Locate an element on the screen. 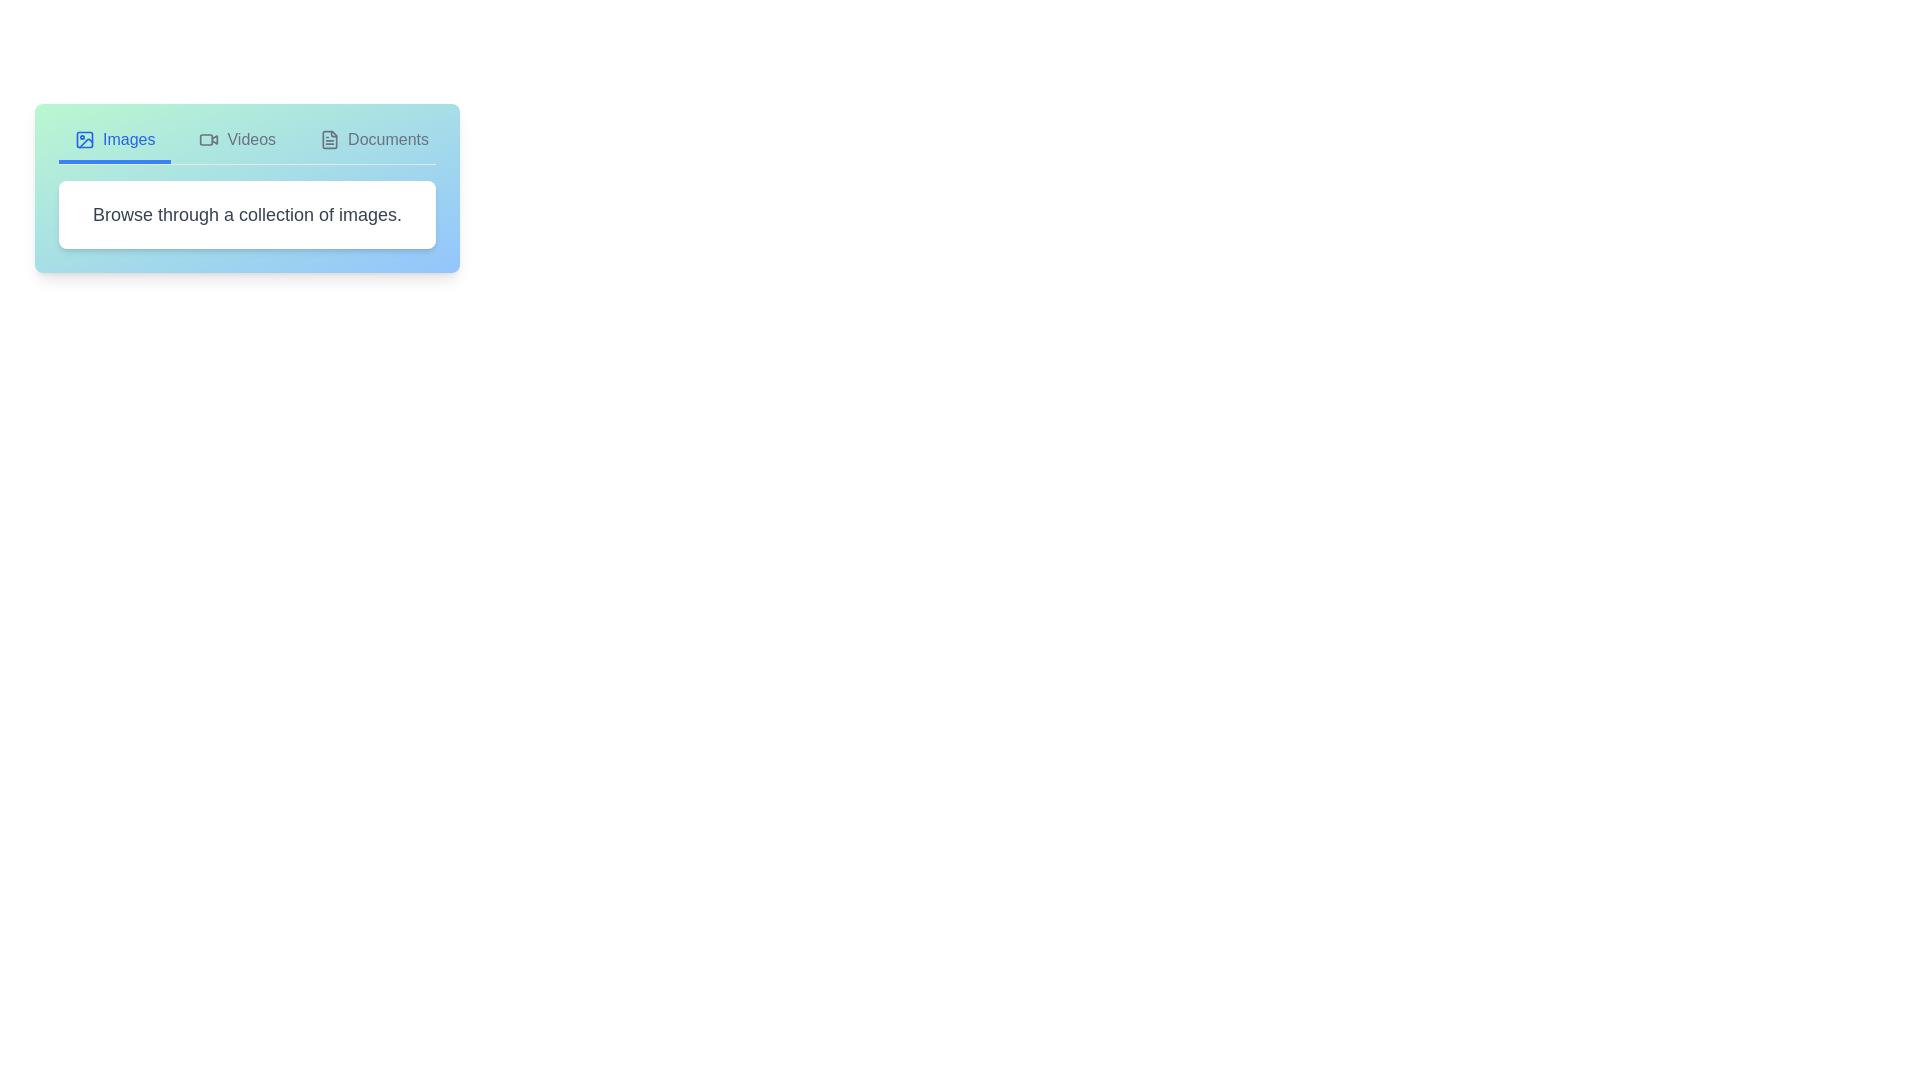 The image size is (1920, 1080). the tab labeled Videos is located at coordinates (238, 145).